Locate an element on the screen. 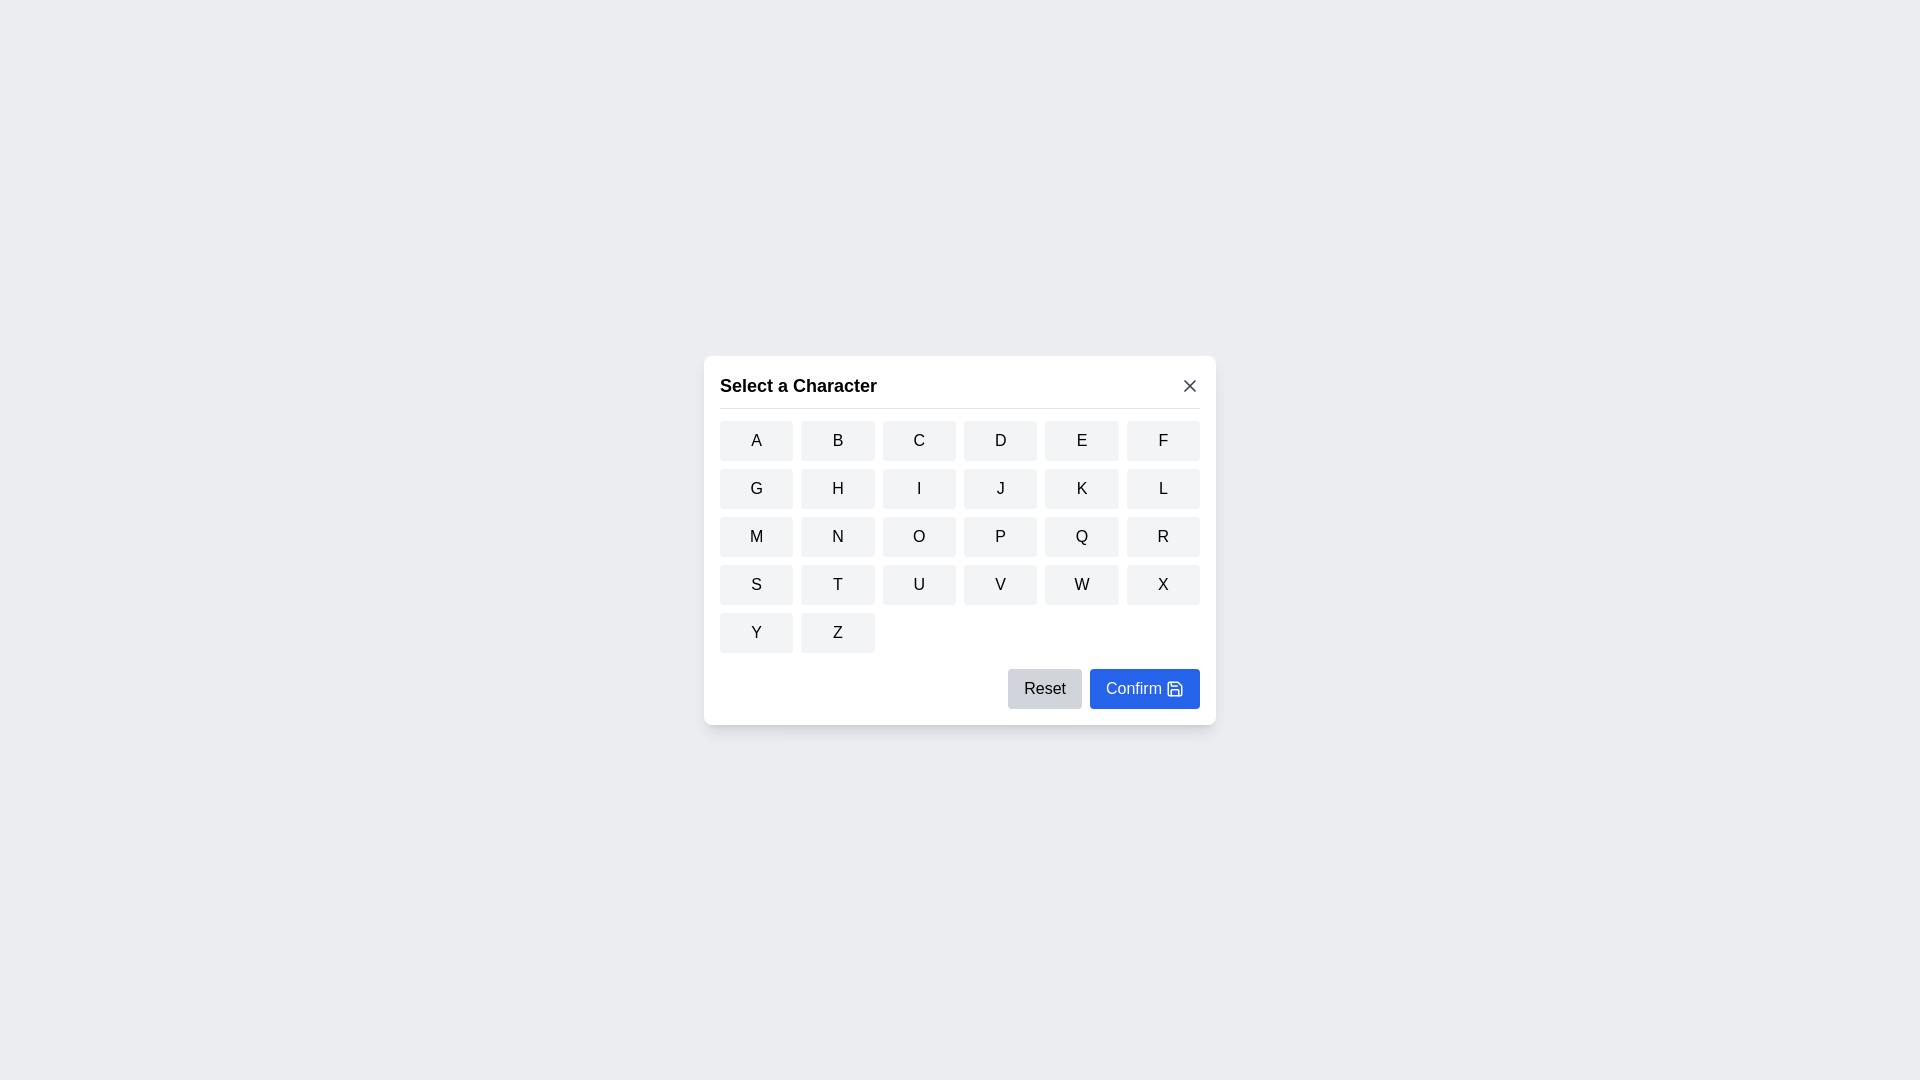 Image resolution: width=1920 pixels, height=1080 pixels. the button corresponding to the character I to select it is located at coordinates (917, 488).